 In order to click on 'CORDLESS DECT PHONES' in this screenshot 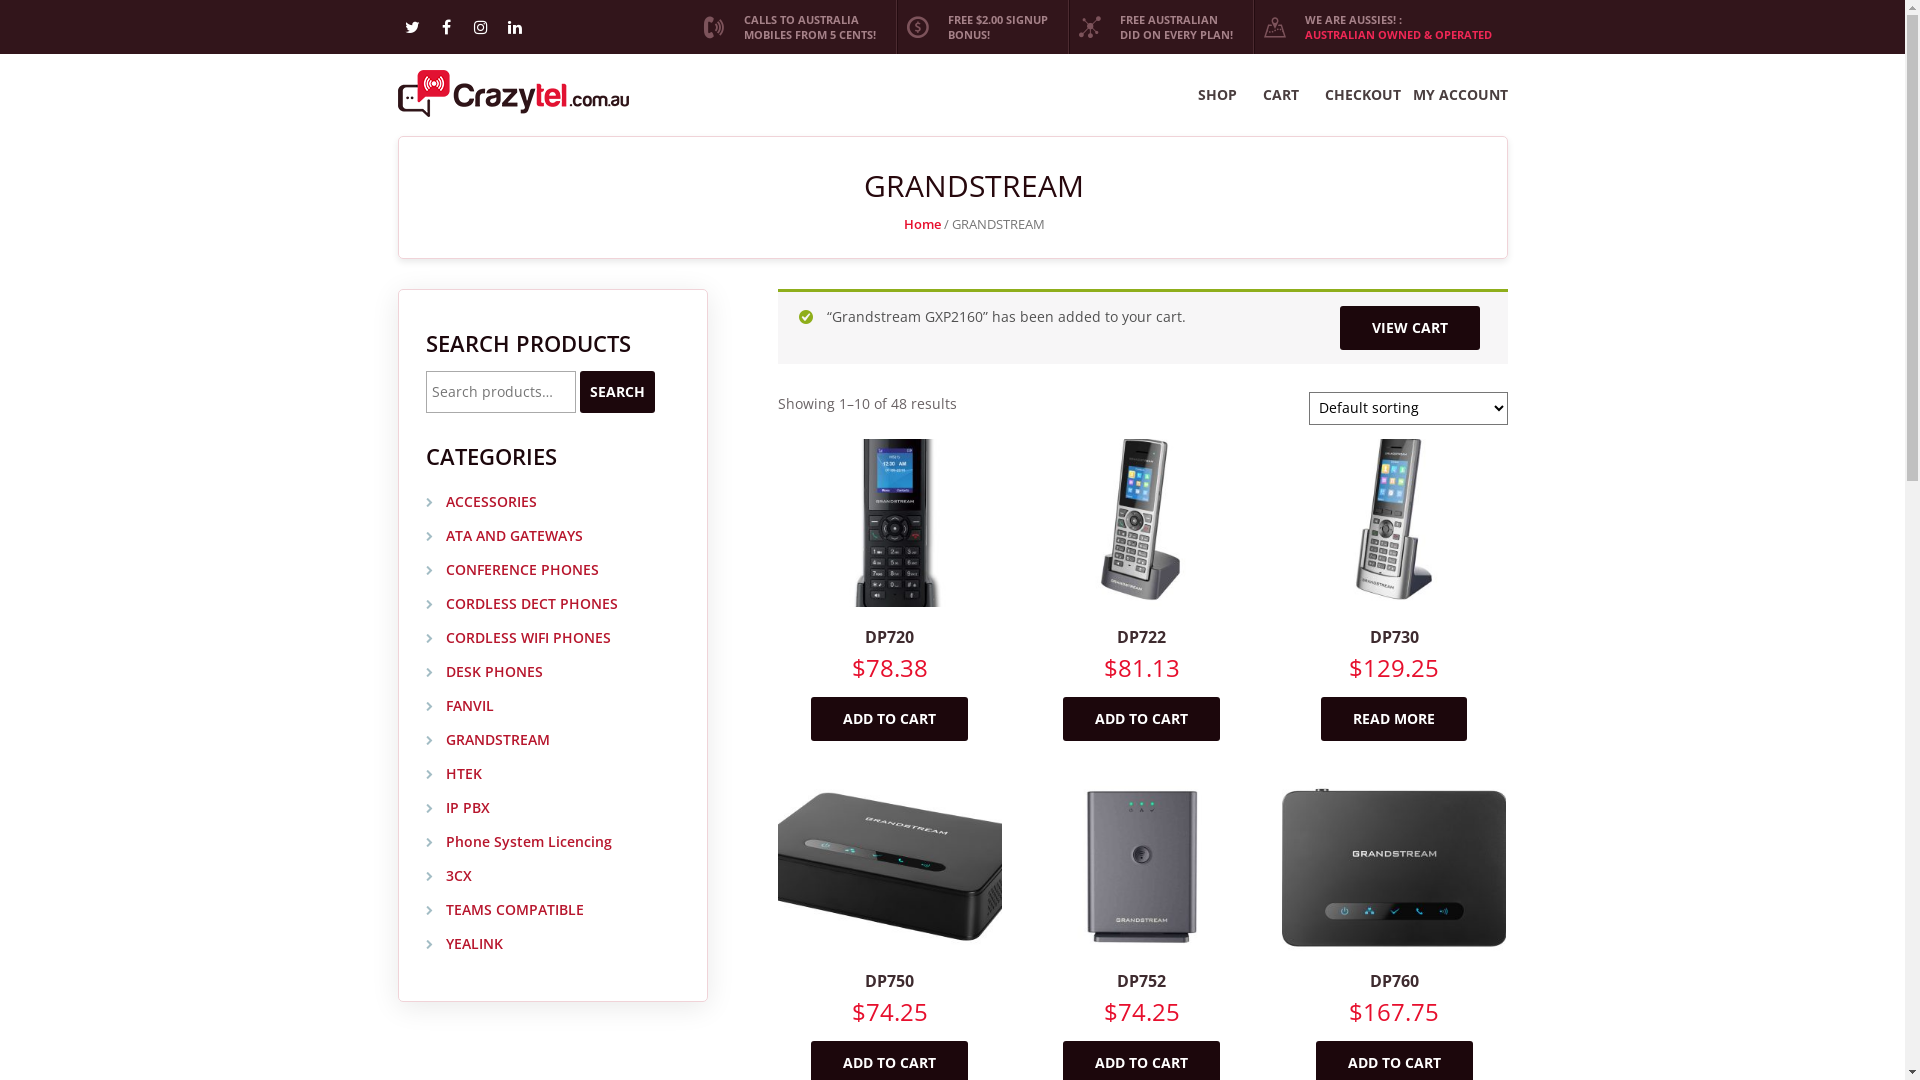, I will do `click(522, 603)`.